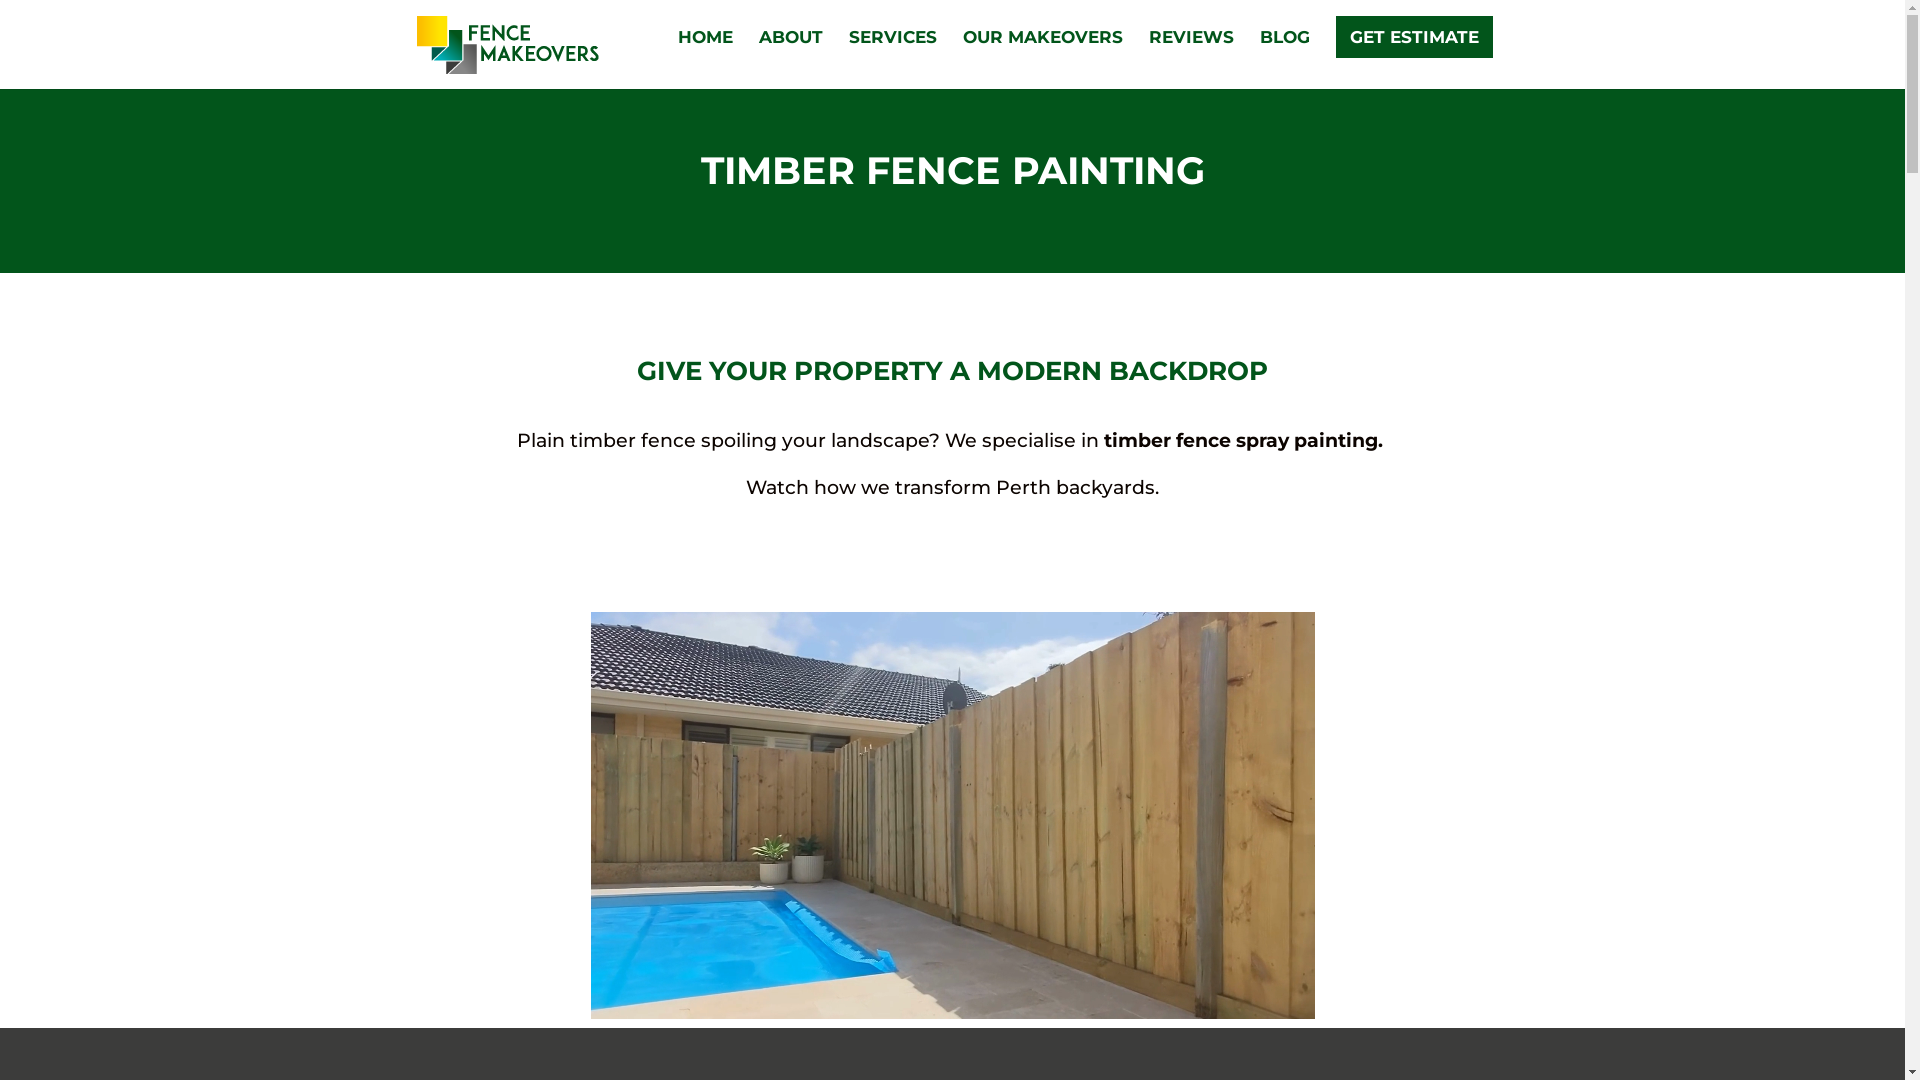 This screenshot has width=1920, height=1080. What do you see at coordinates (1413, 37) in the screenshot?
I see `'GET ESTIMATE'` at bounding box center [1413, 37].